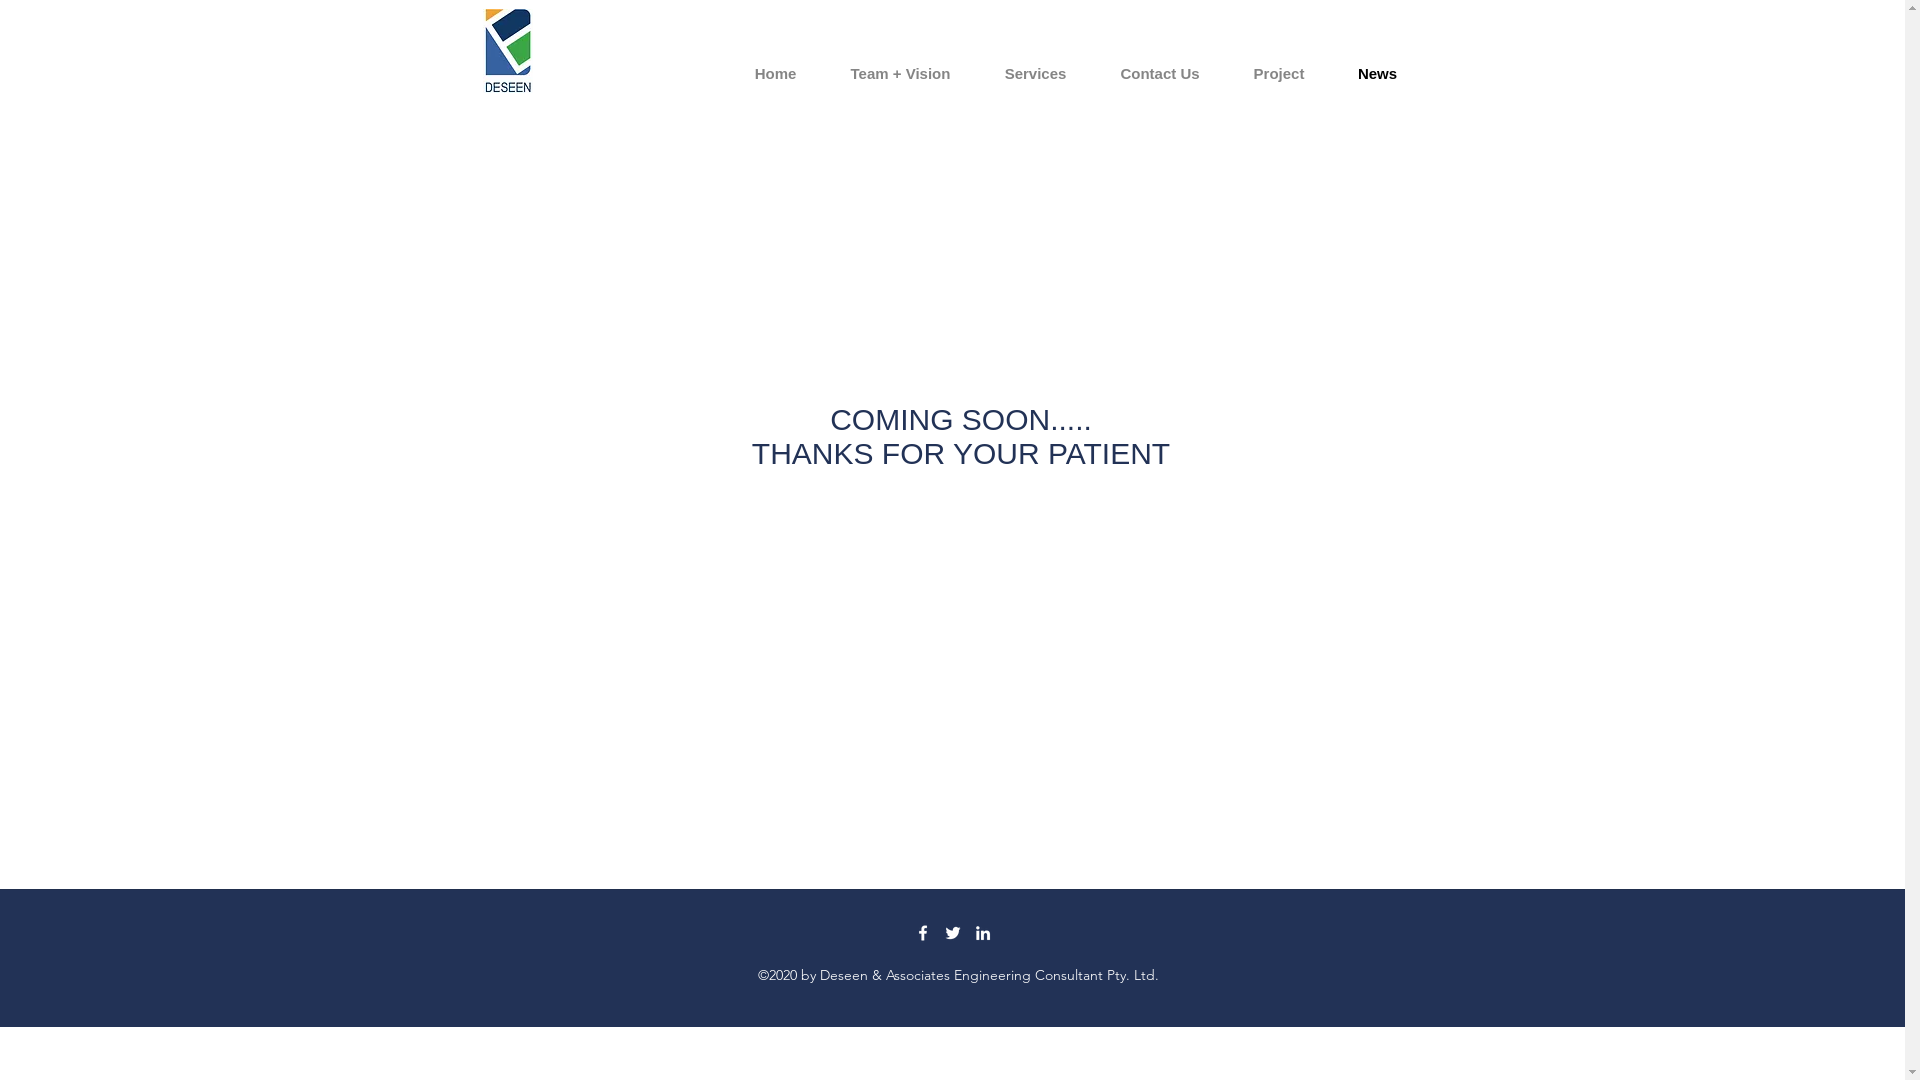  I want to click on 'News', so click(1376, 72).